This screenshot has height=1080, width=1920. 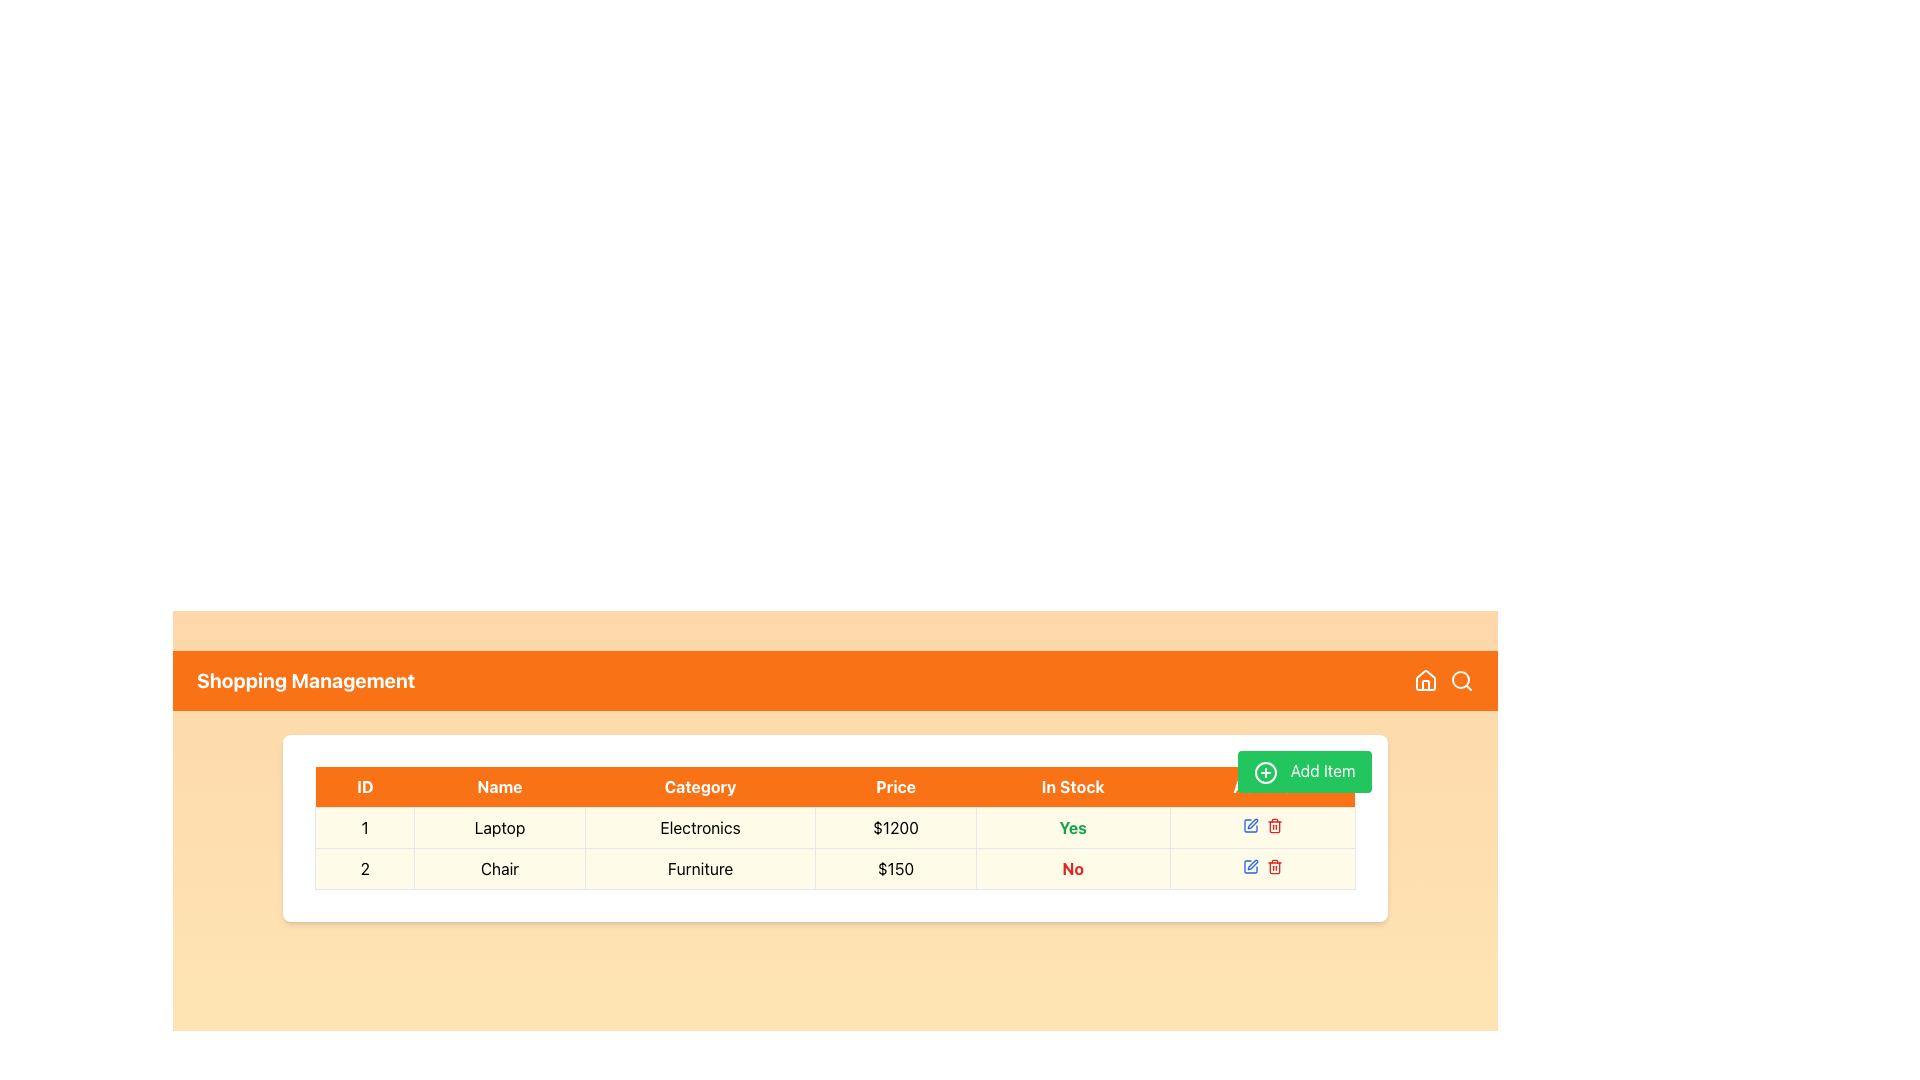 I want to click on the edit button located in the last row of the table under the 'In Stock' column, so click(x=1249, y=866).